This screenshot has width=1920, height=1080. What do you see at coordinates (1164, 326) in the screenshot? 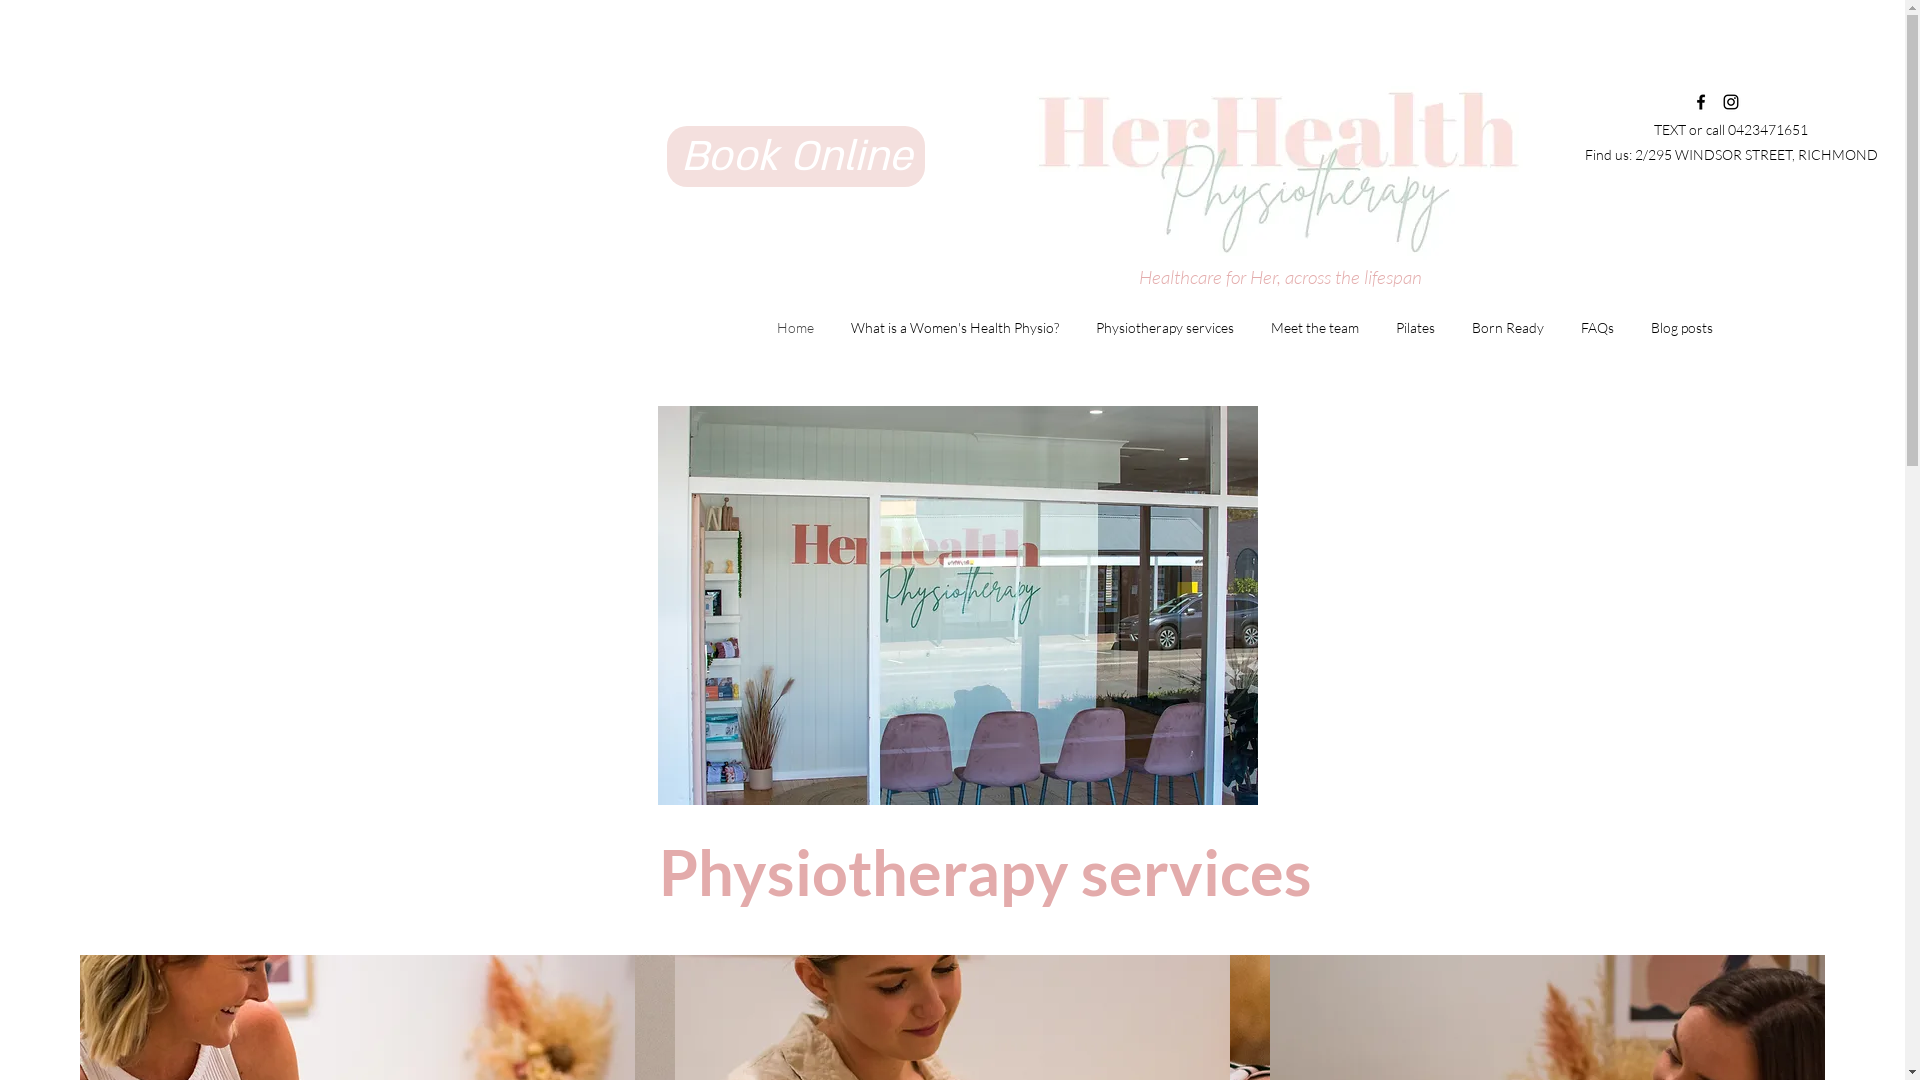
I see `'Physiotherapy services'` at bounding box center [1164, 326].